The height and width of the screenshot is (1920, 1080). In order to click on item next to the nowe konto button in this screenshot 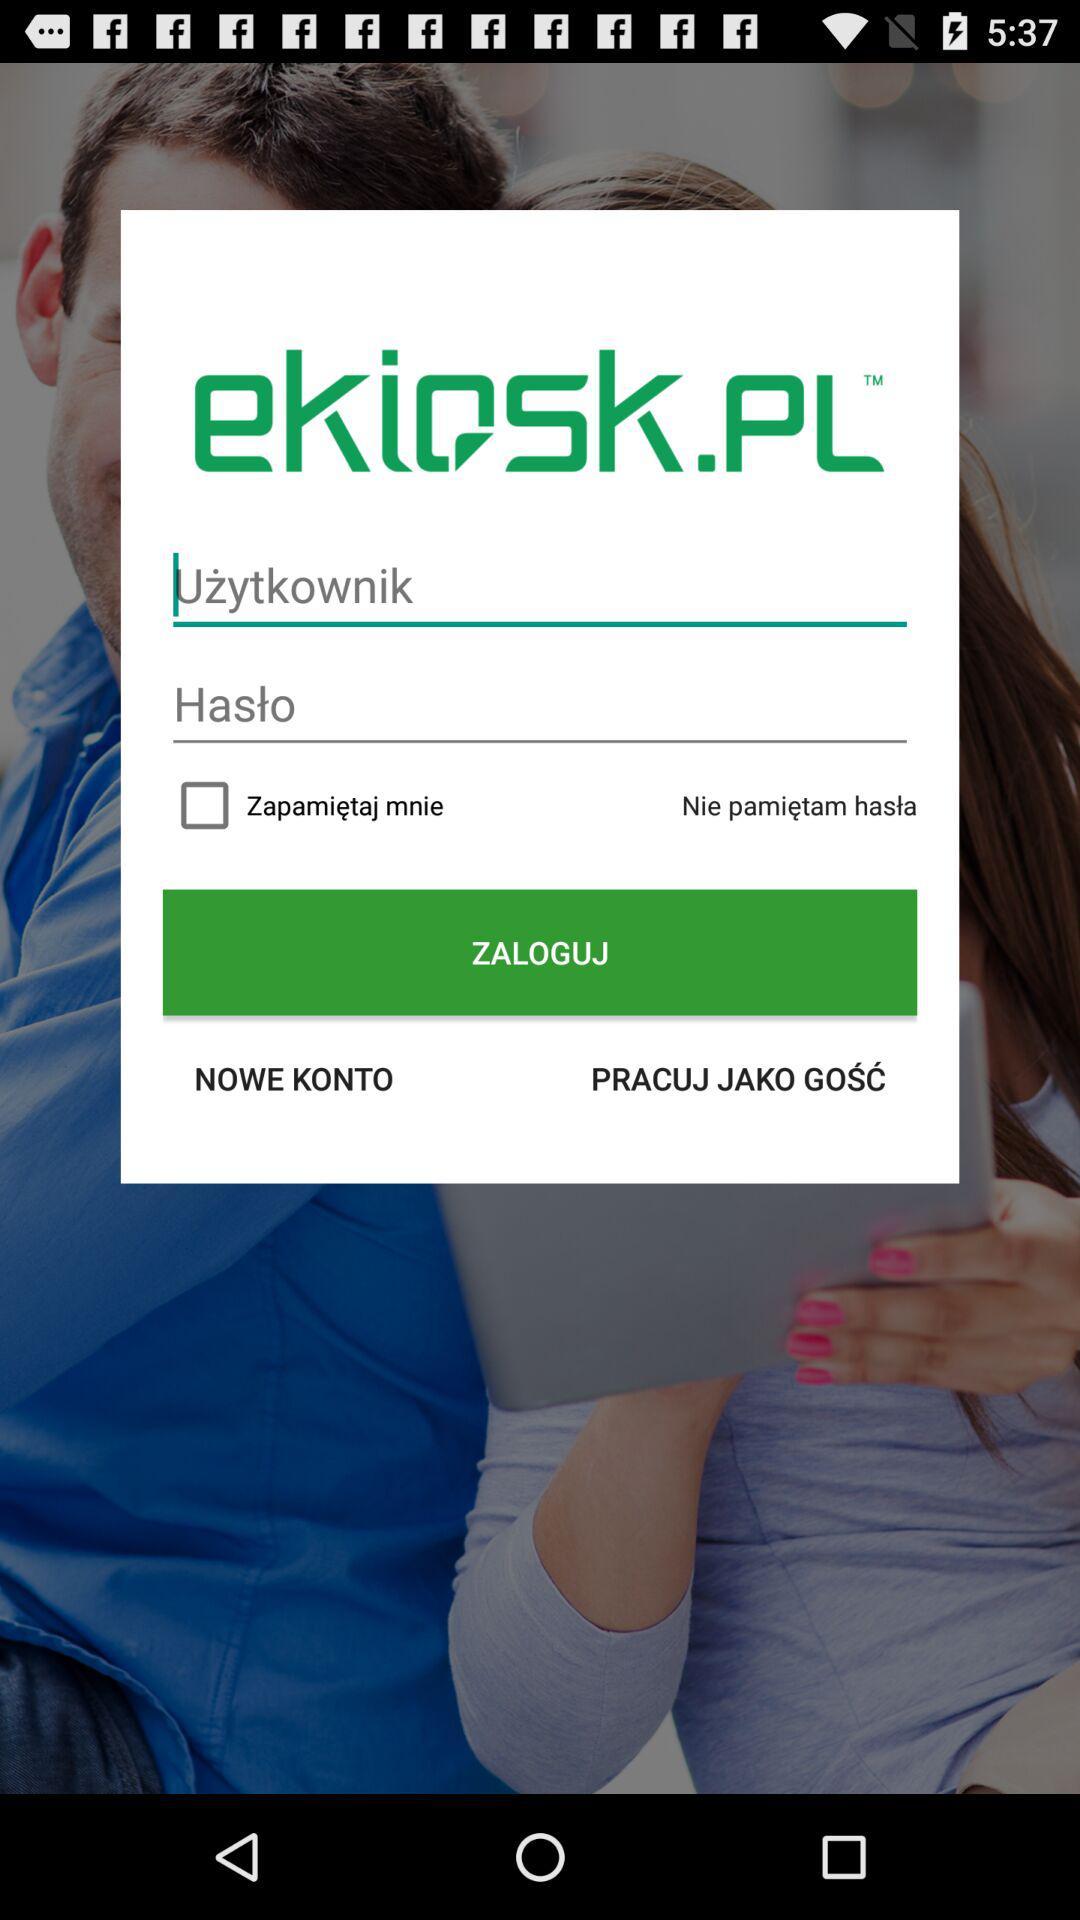, I will do `click(738, 1077)`.